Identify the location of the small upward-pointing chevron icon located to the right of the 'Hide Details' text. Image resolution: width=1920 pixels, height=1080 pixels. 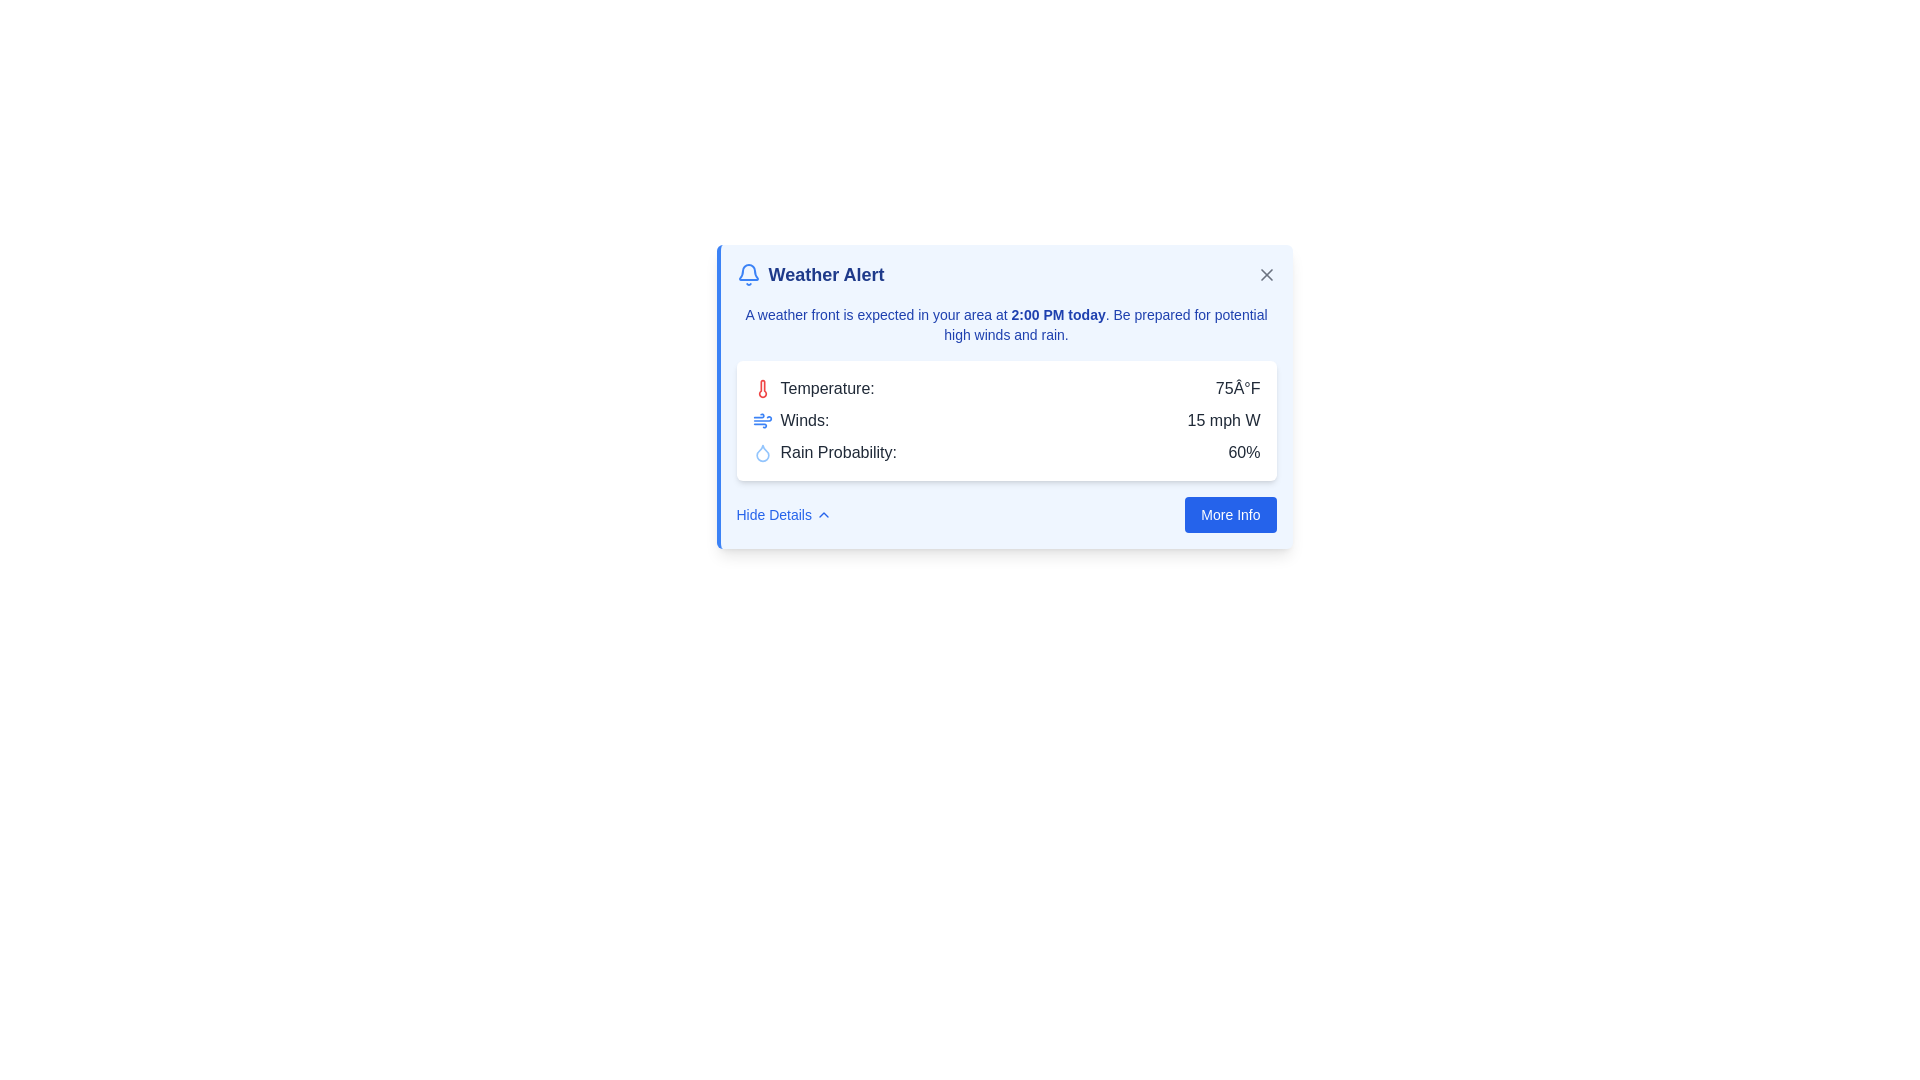
(824, 514).